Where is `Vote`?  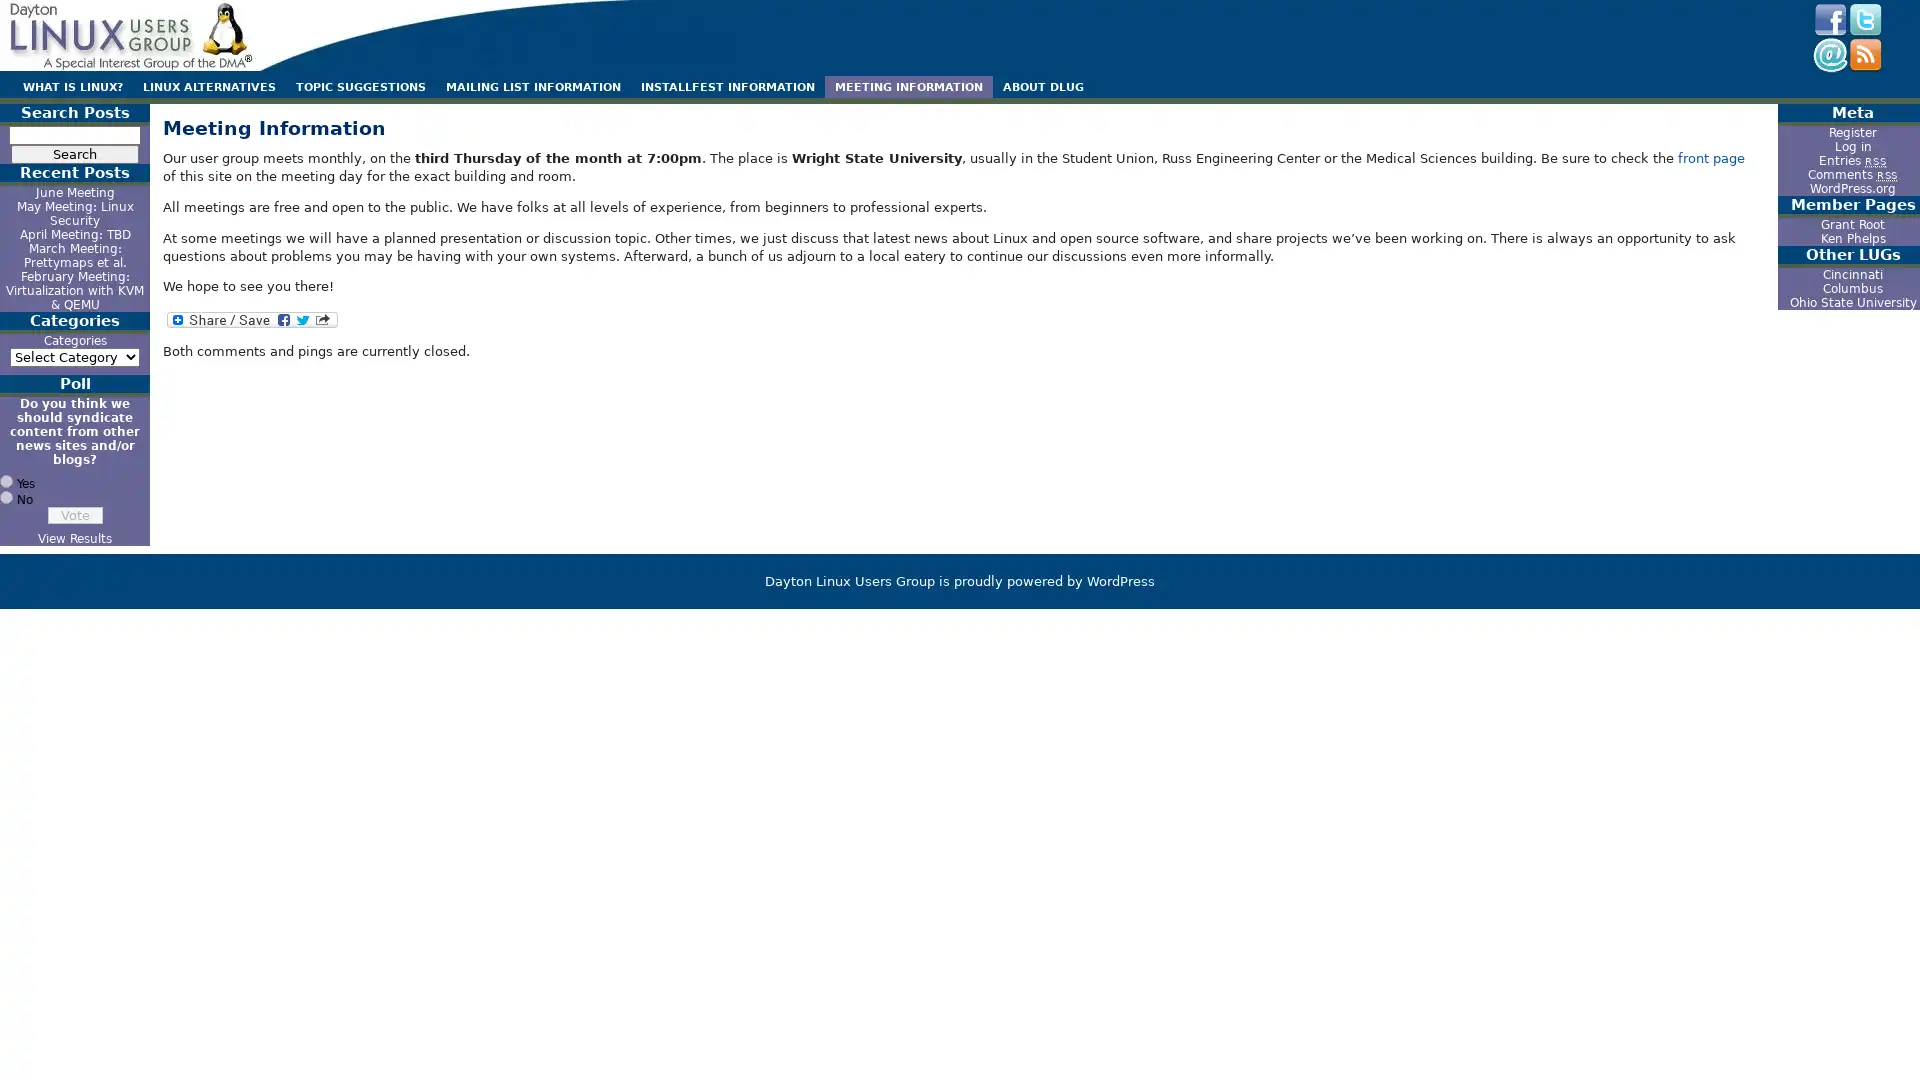
Vote is located at coordinates (74, 514).